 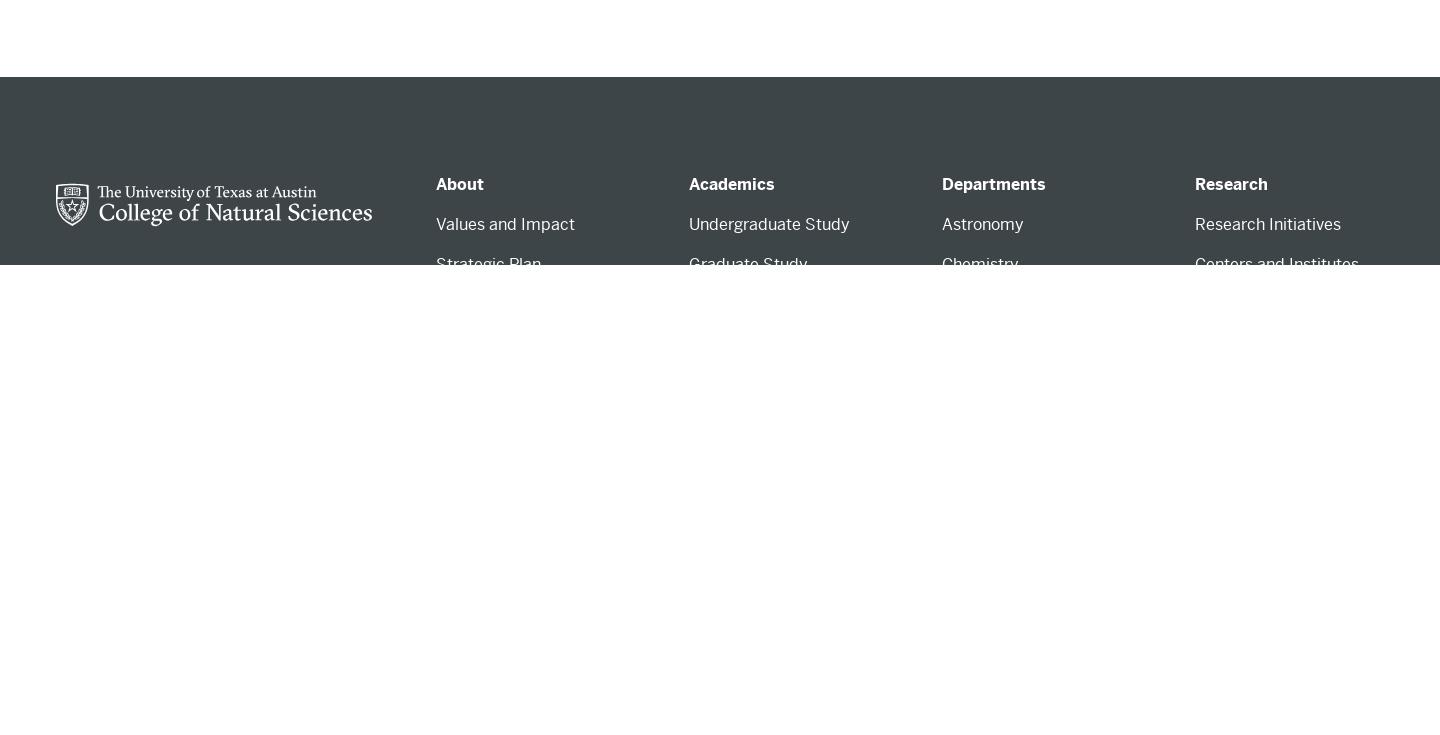 I want to click on 'Get Help', so click(x=88, y=530).